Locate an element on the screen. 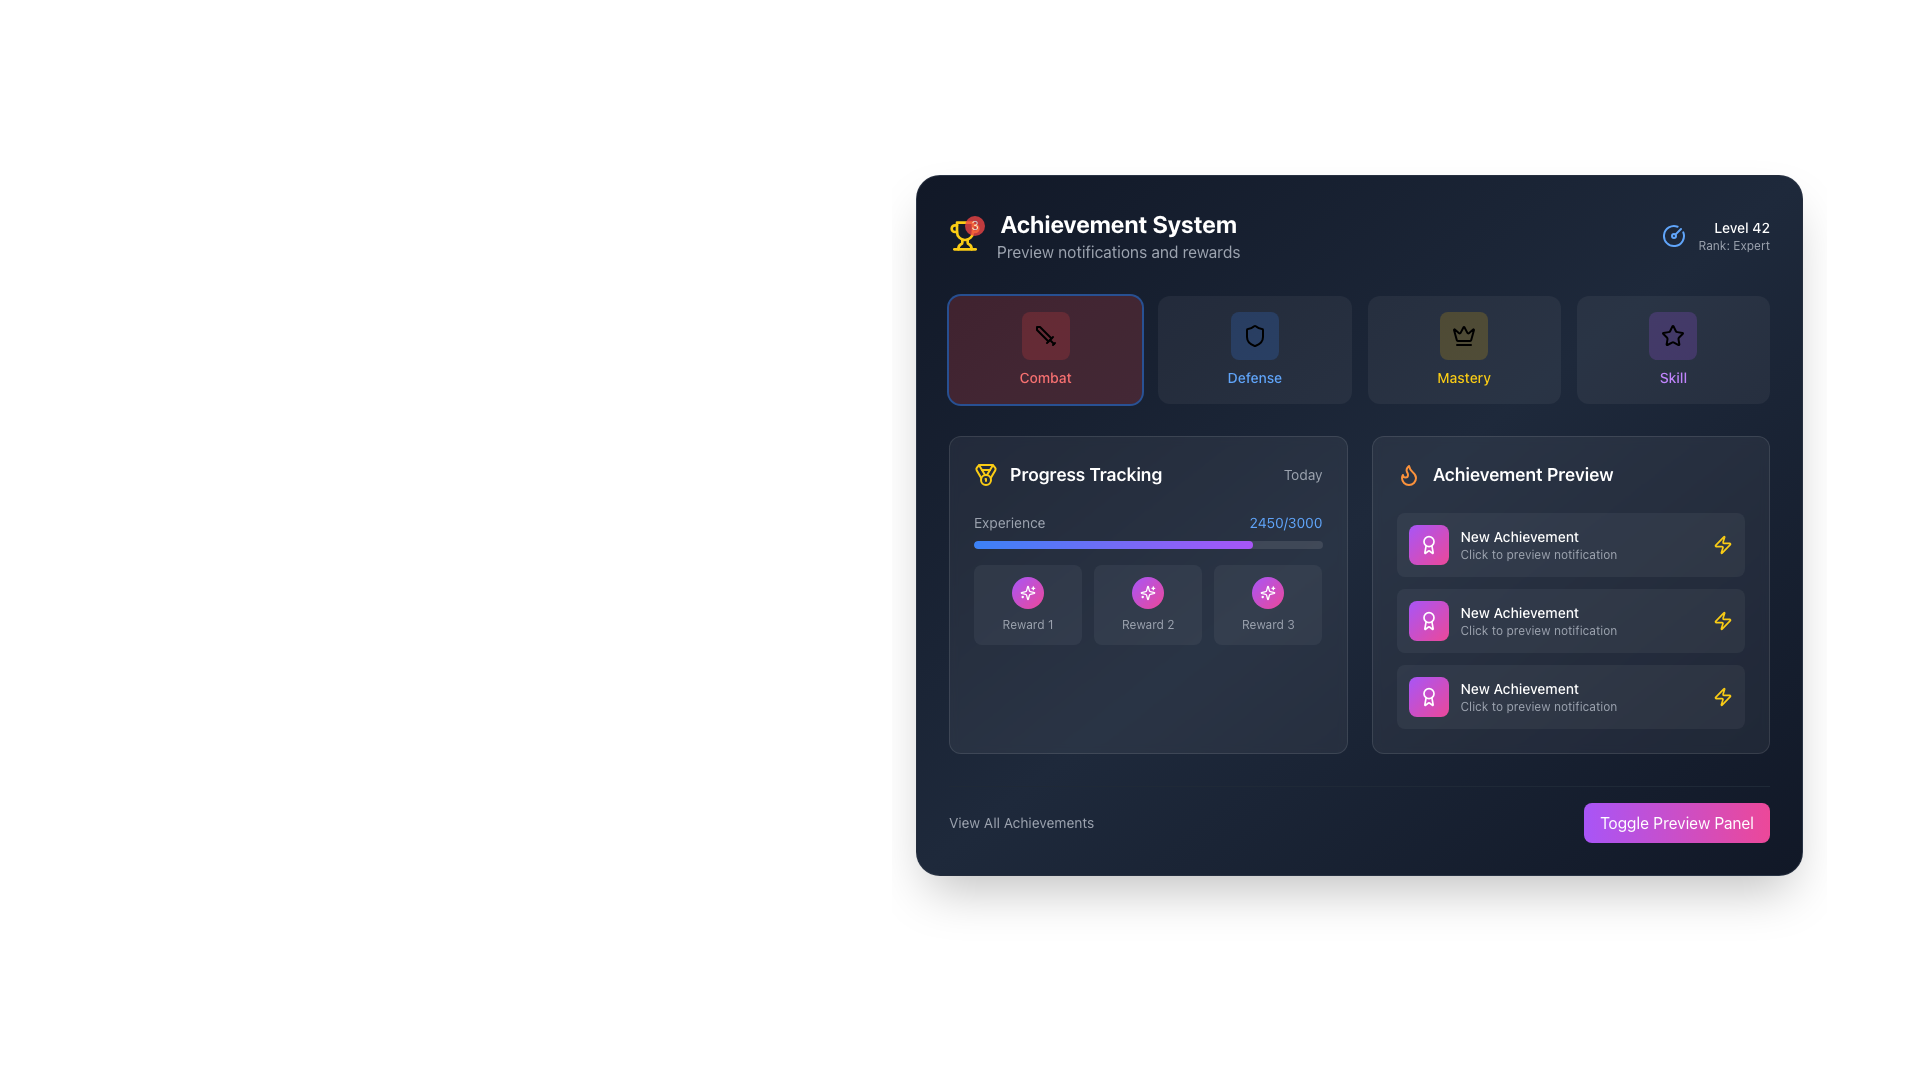  the award or achievement icon located in the top-left corner of the interface, aligned with the header title 'Achievement System' is located at coordinates (1427, 544).